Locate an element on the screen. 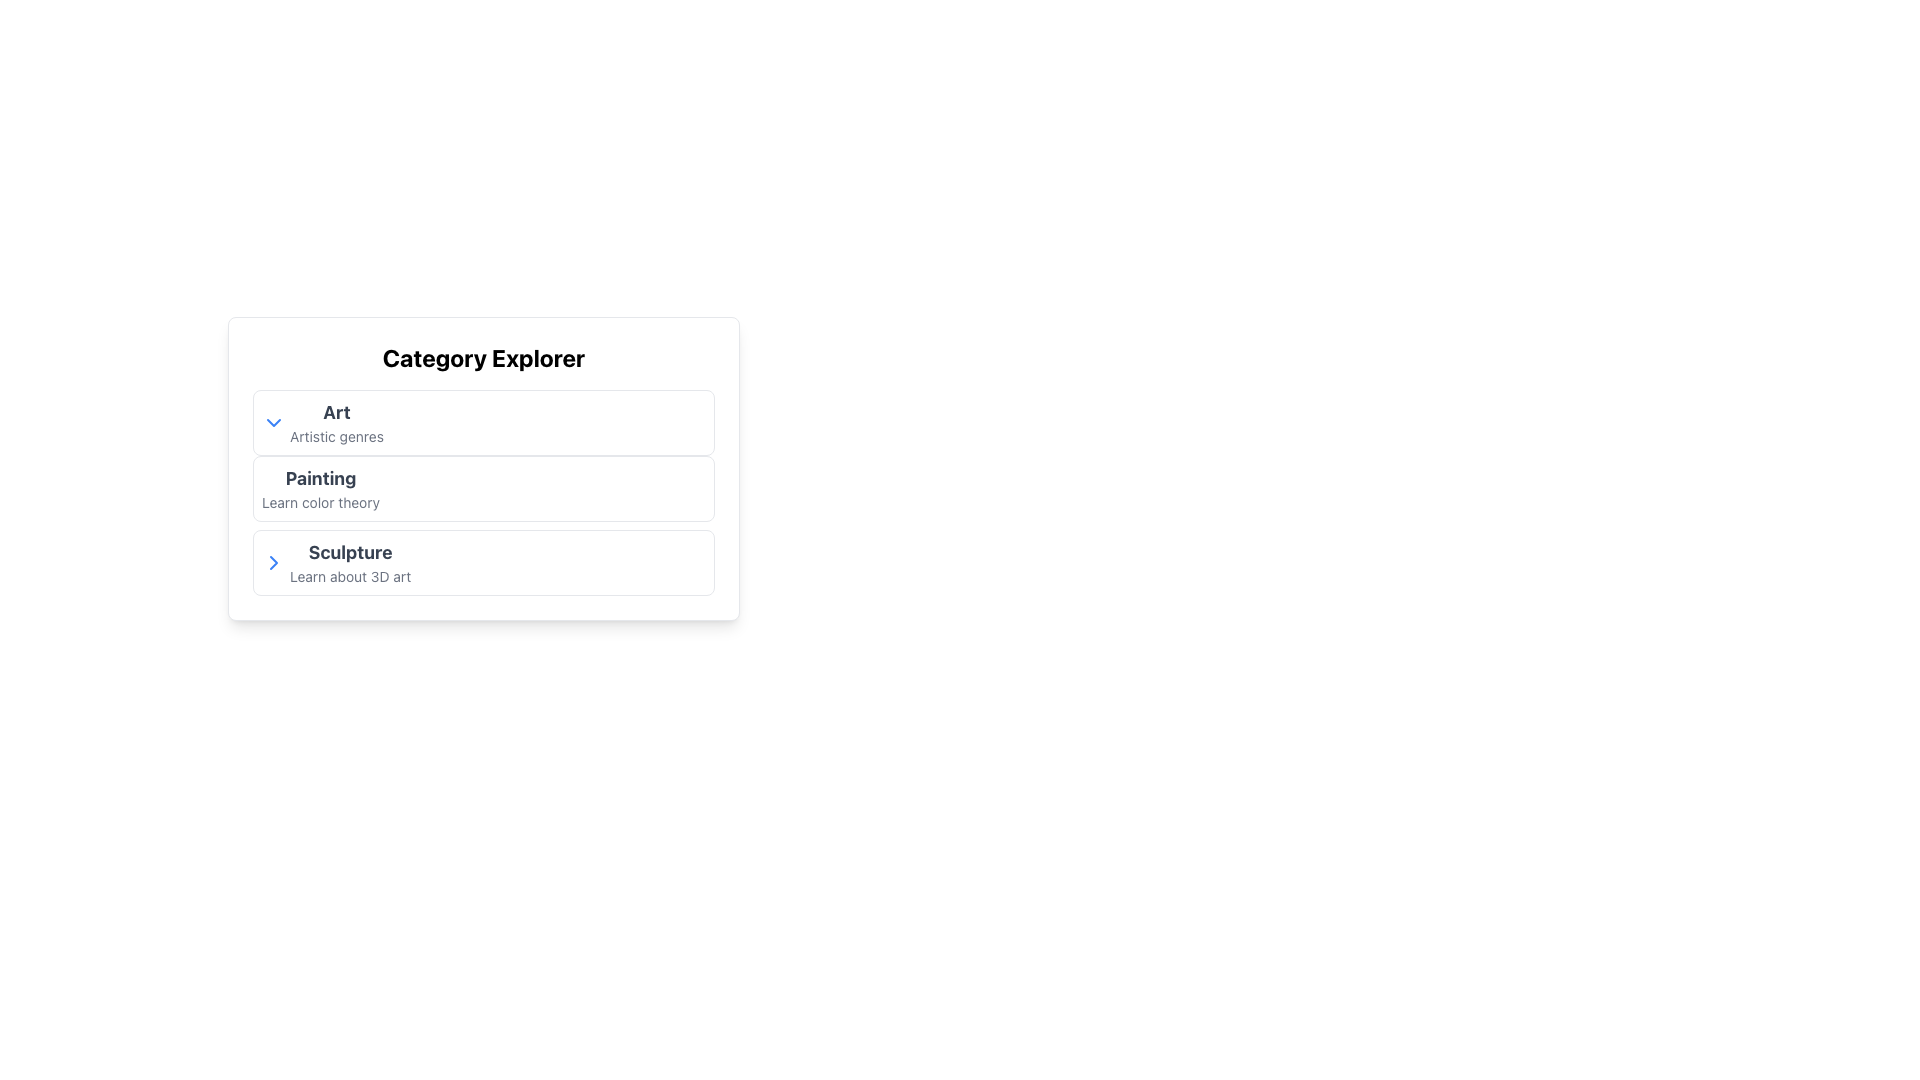  the icon located to the far left of the 'Art' category is located at coordinates (272, 422).